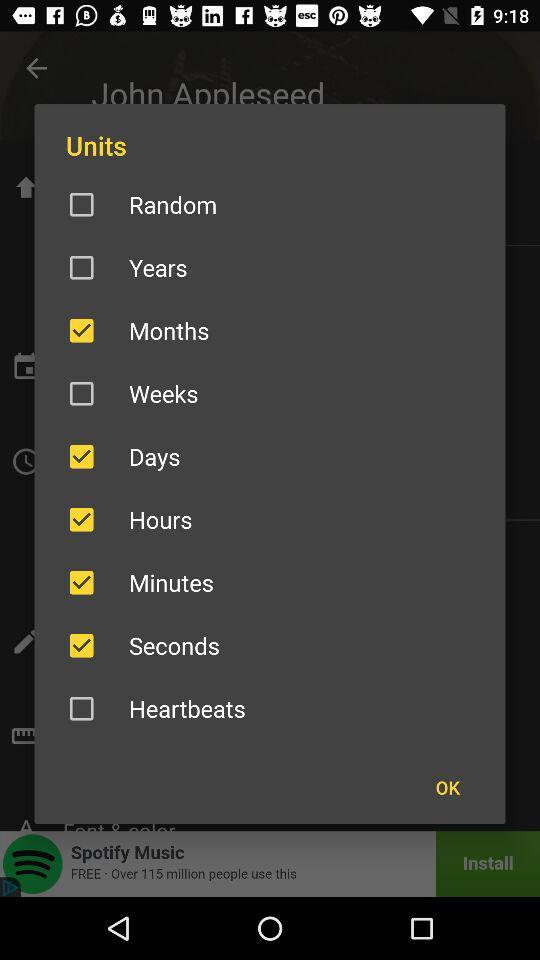 This screenshot has height=960, width=540. Describe the element at coordinates (447, 787) in the screenshot. I see `icon at the bottom right corner` at that location.